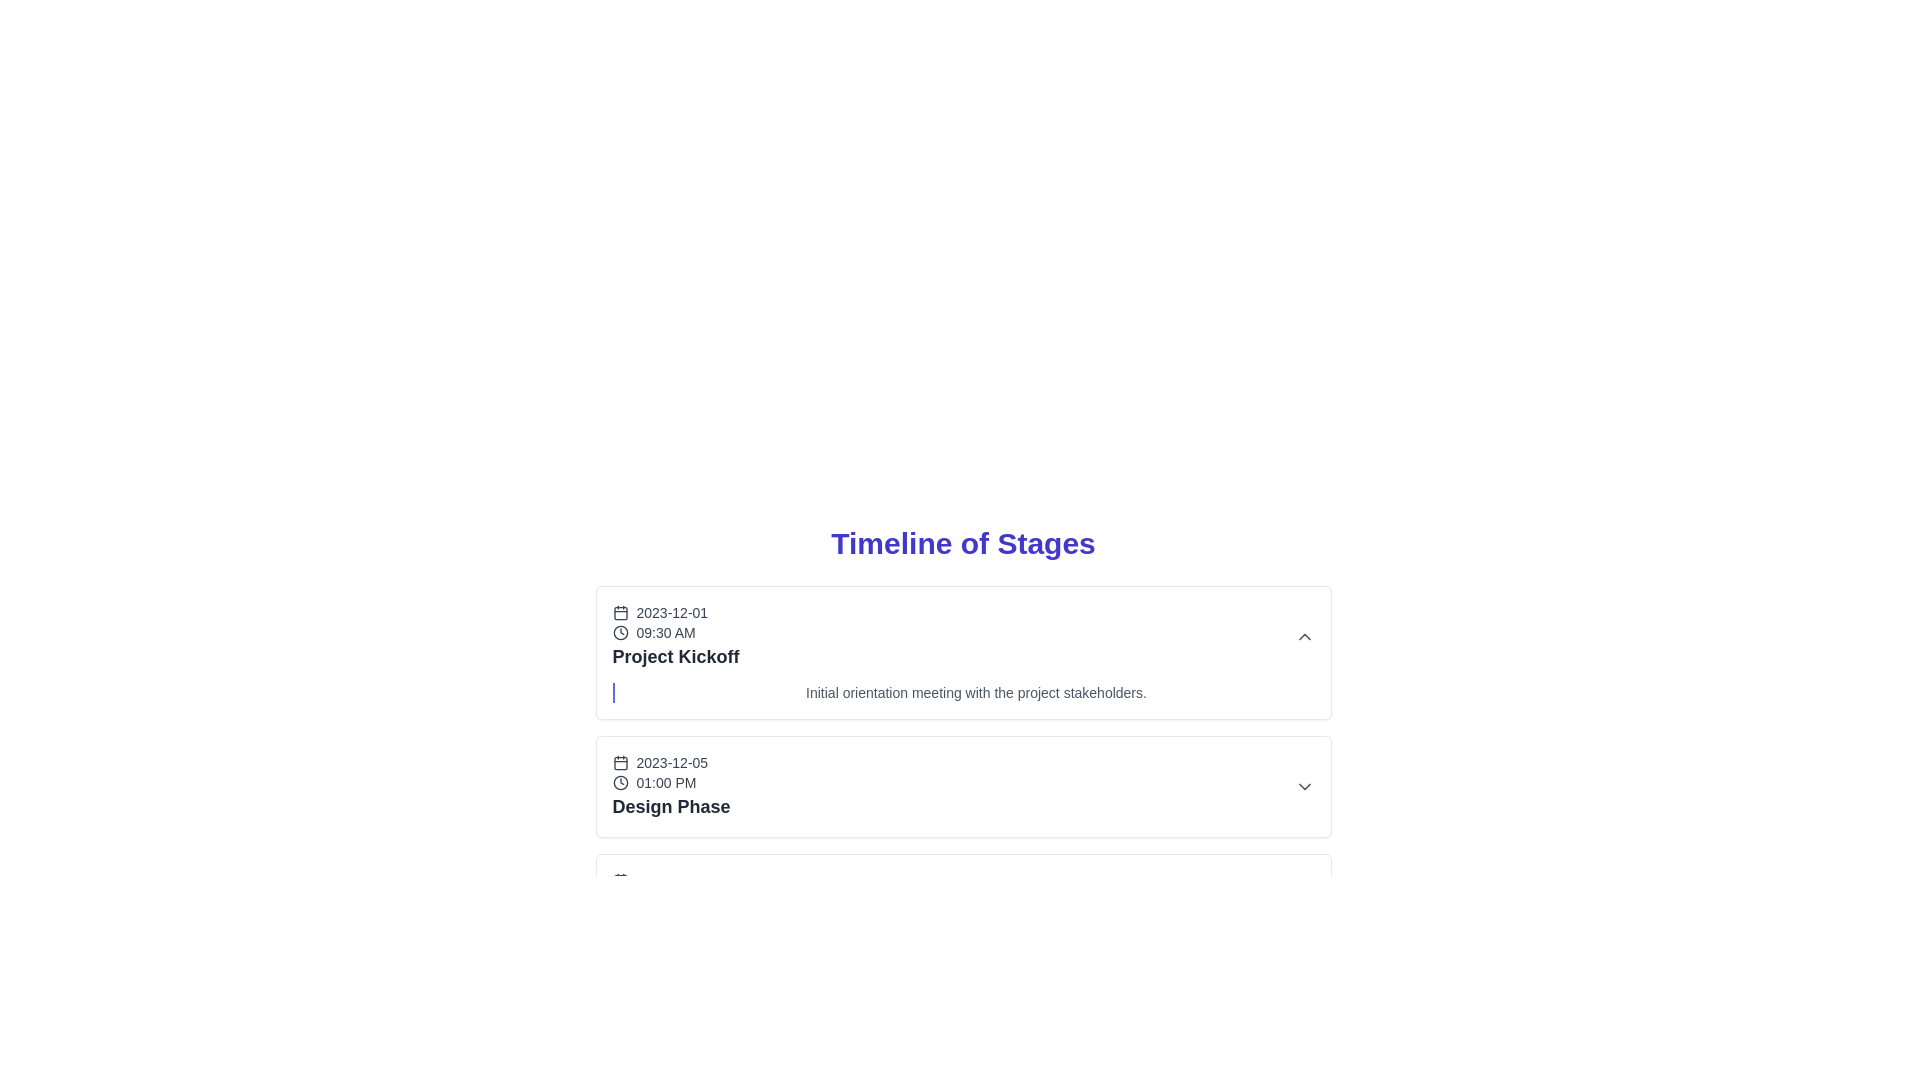 Image resolution: width=1920 pixels, height=1080 pixels. I want to click on the calendar icon located to the left of the '2023-12-05' text block, which represents the date of a timeline entry, so click(619, 763).